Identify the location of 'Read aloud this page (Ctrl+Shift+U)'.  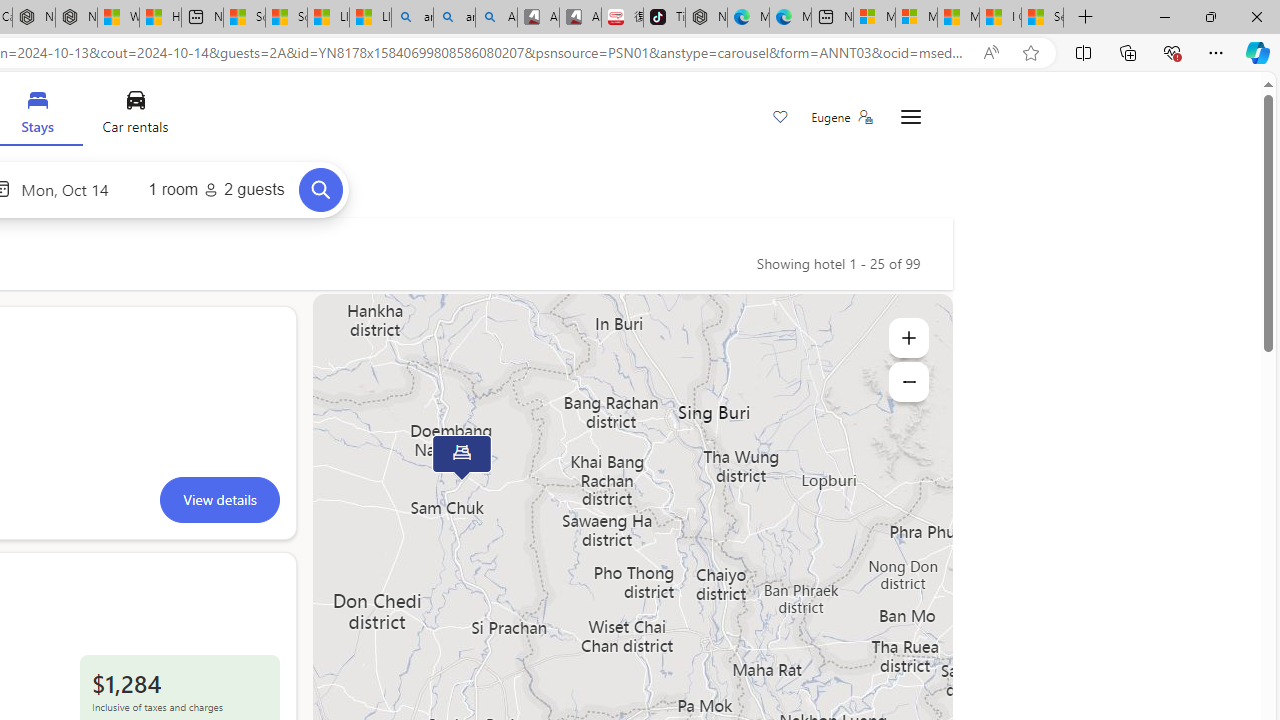
(991, 52).